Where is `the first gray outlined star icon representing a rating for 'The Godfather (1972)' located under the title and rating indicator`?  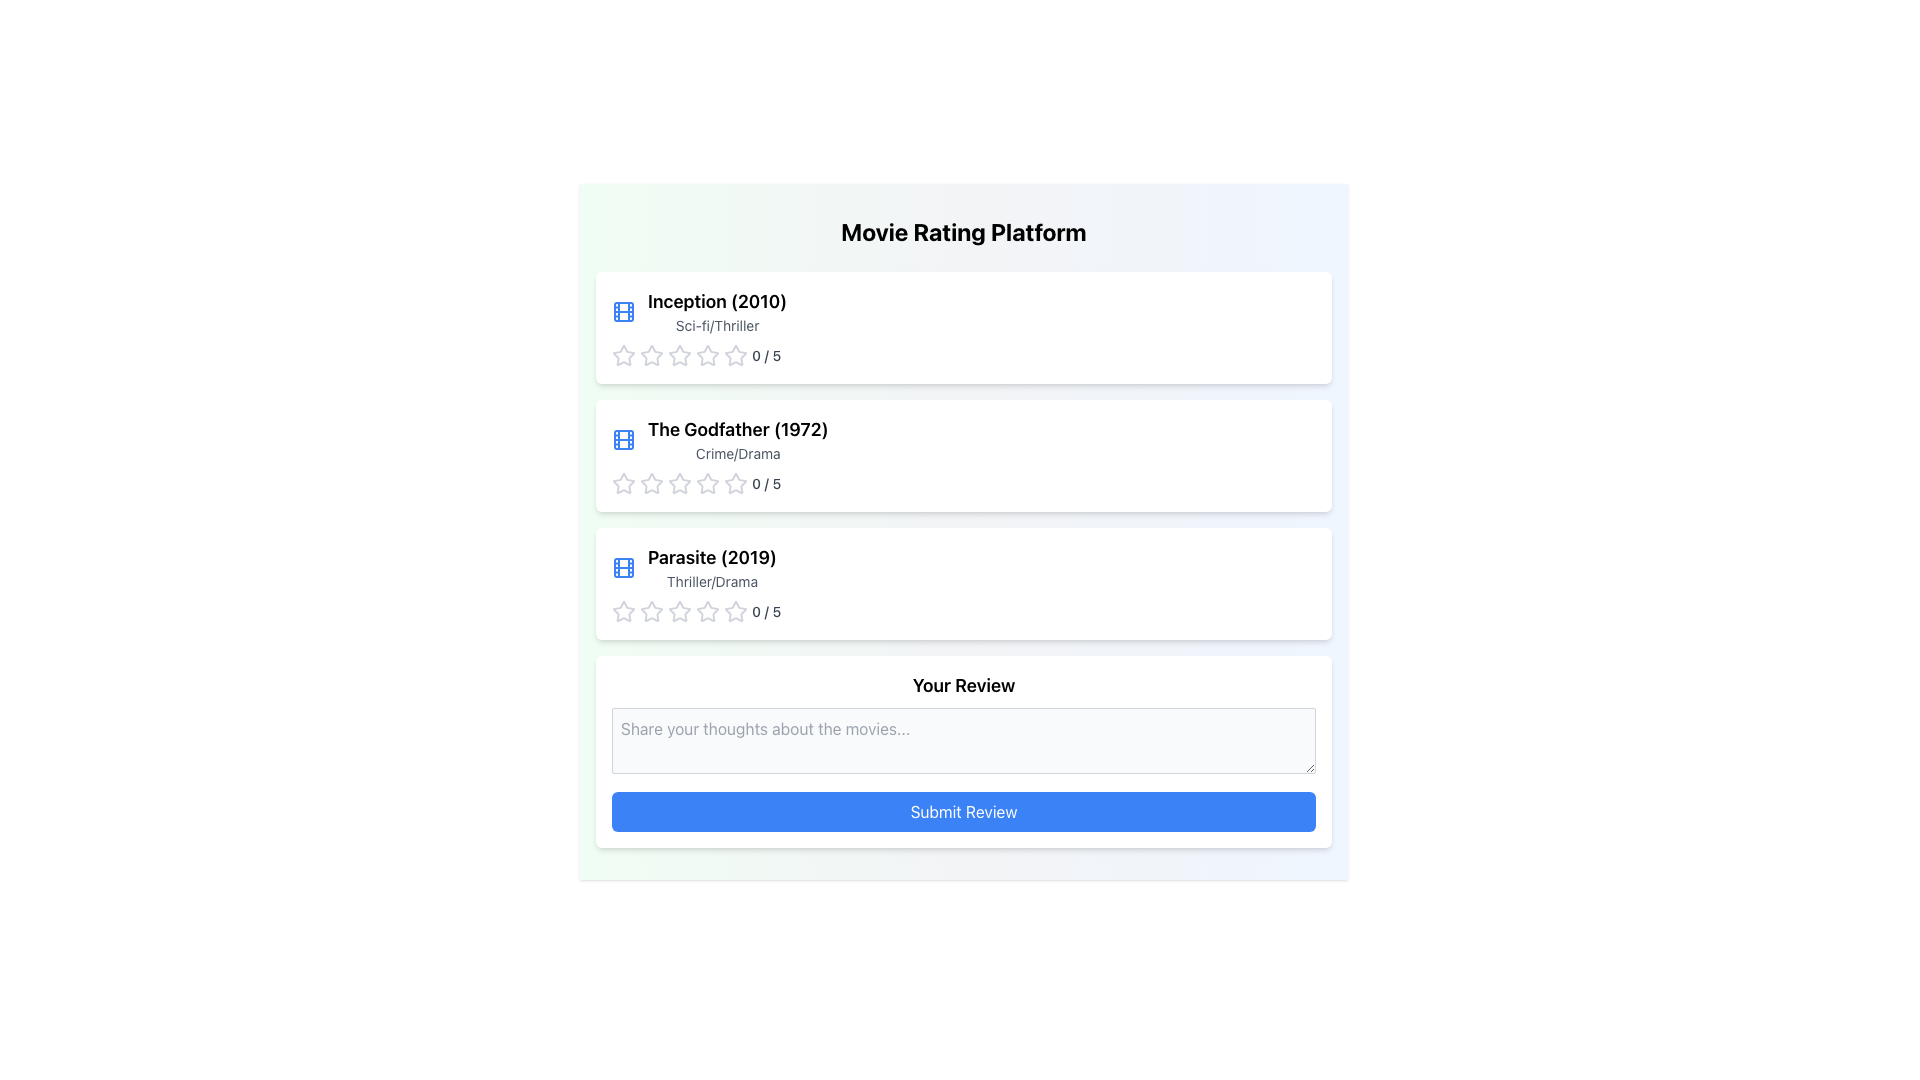
the first gray outlined star icon representing a rating for 'The Godfather (1972)' located under the title and rating indicator is located at coordinates (623, 483).